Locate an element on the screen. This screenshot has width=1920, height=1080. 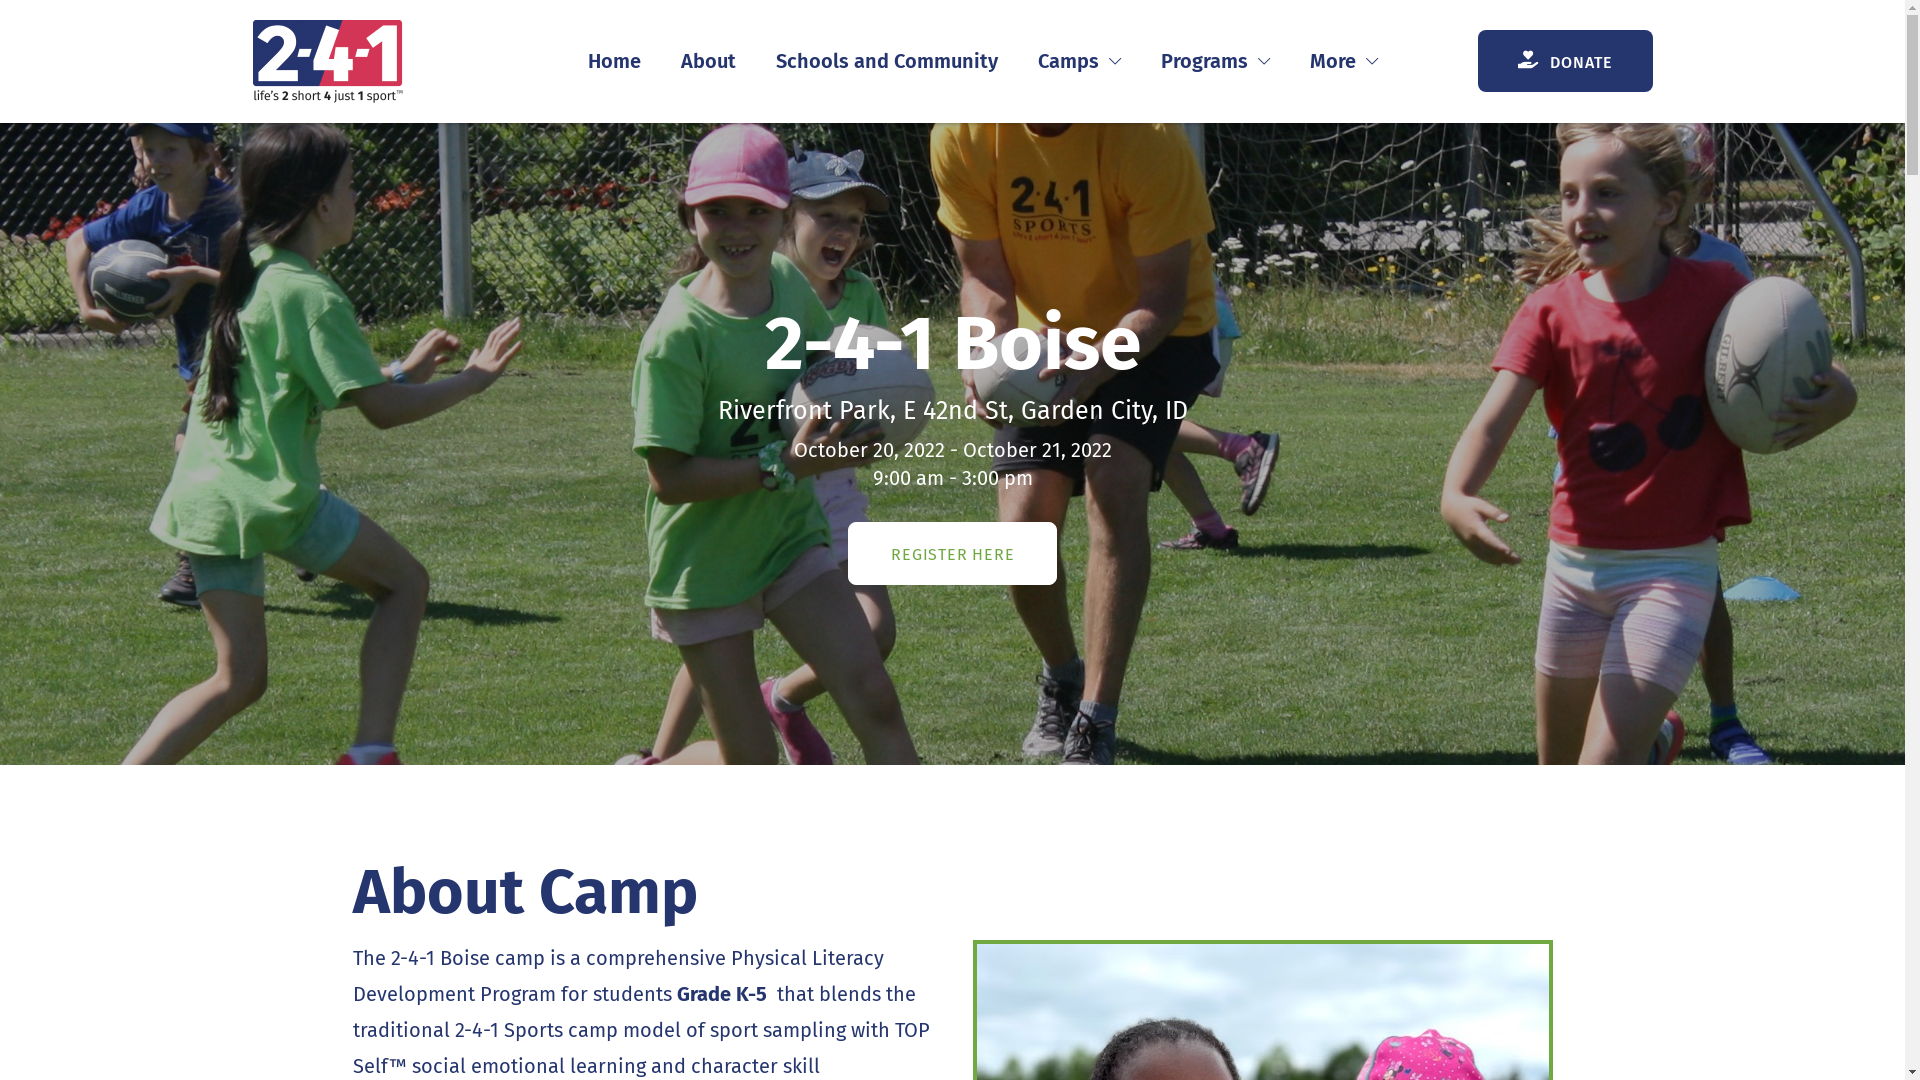
'REGISTER HERE' is located at coordinates (951, 553).